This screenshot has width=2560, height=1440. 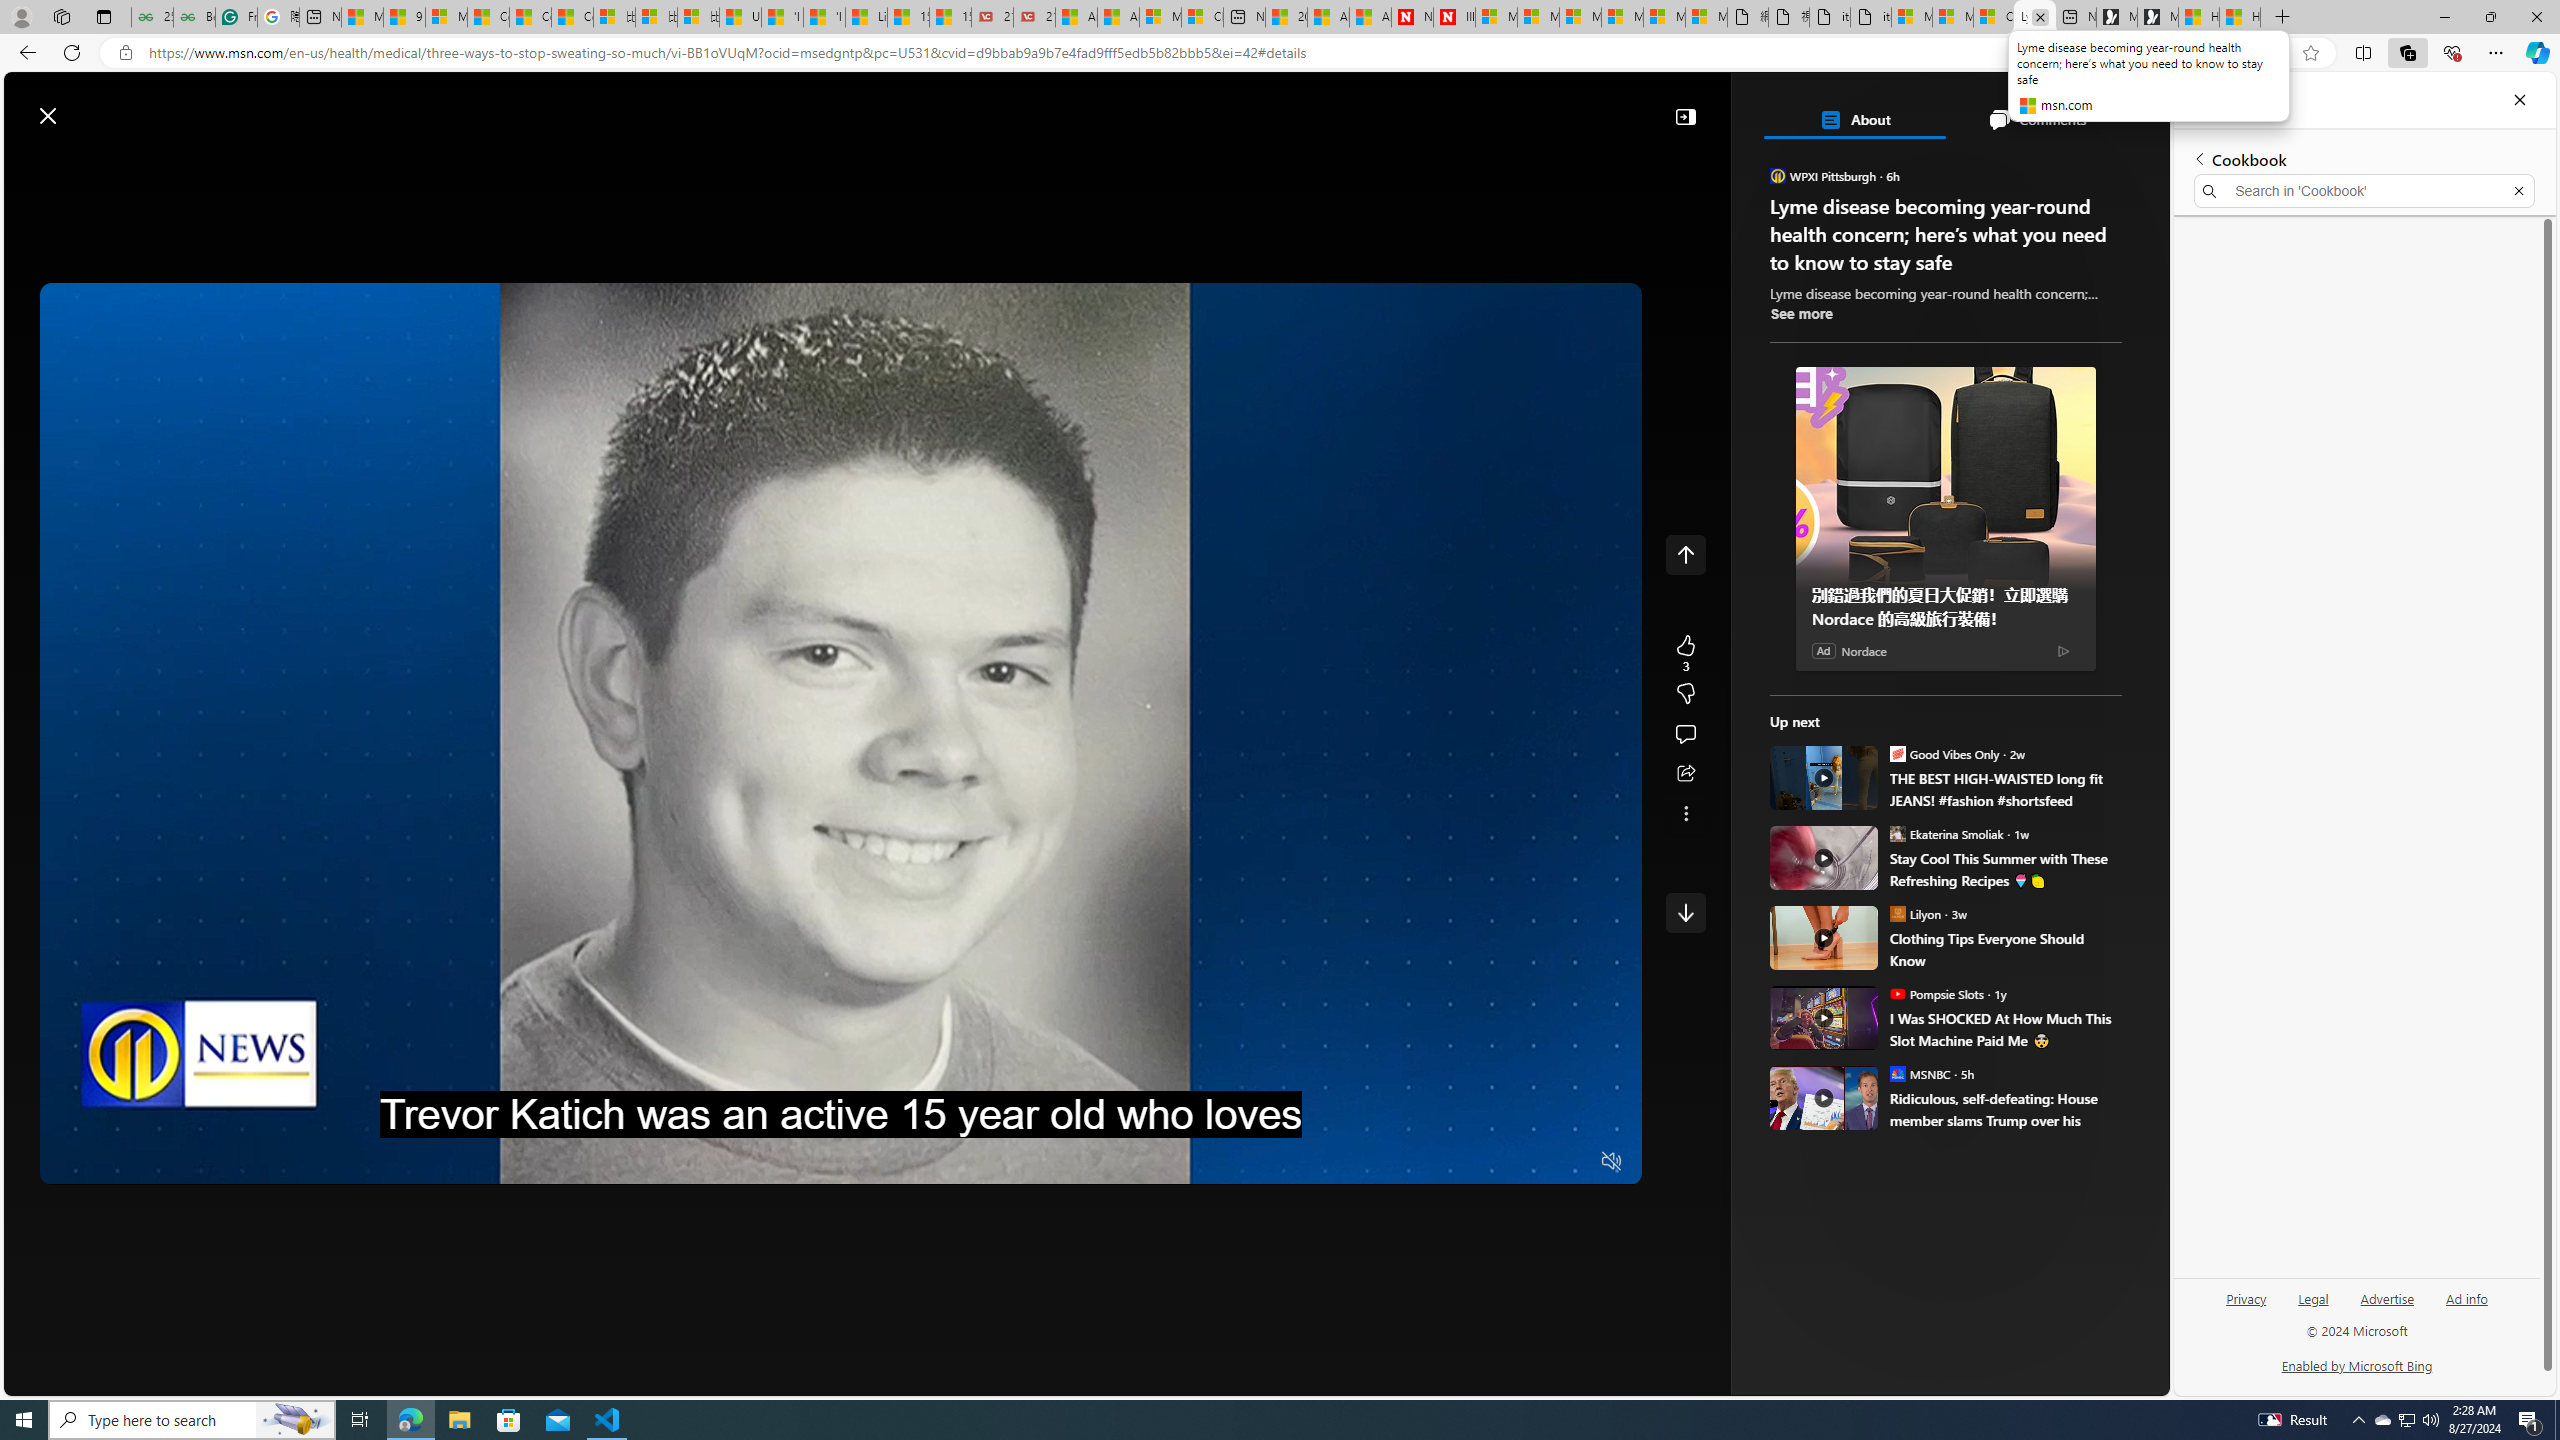 What do you see at coordinates (2198, 158) in the screenshot?
I see `'Back to list of collections'` at bounding box center [2198, 158].